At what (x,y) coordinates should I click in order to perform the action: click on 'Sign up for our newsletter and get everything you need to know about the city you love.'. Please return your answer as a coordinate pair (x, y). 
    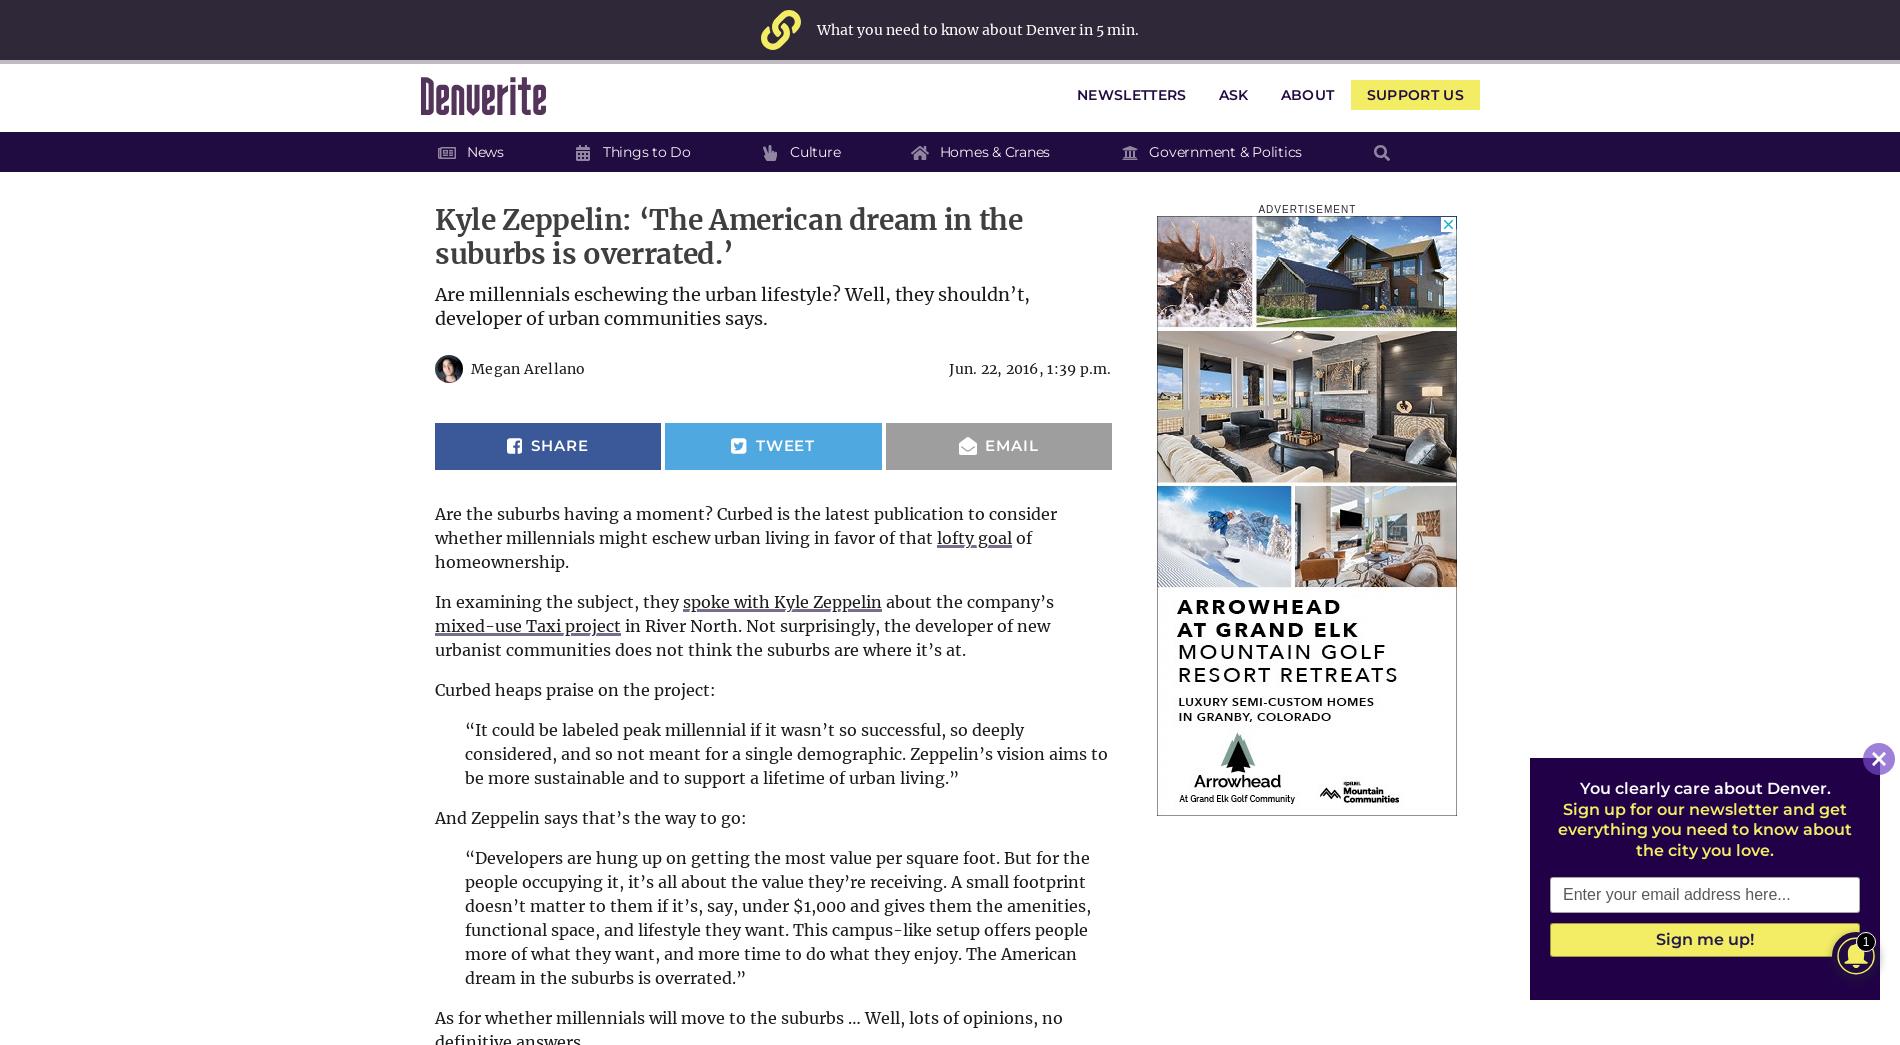
    Looking at the image, I should click on (1704, 828).